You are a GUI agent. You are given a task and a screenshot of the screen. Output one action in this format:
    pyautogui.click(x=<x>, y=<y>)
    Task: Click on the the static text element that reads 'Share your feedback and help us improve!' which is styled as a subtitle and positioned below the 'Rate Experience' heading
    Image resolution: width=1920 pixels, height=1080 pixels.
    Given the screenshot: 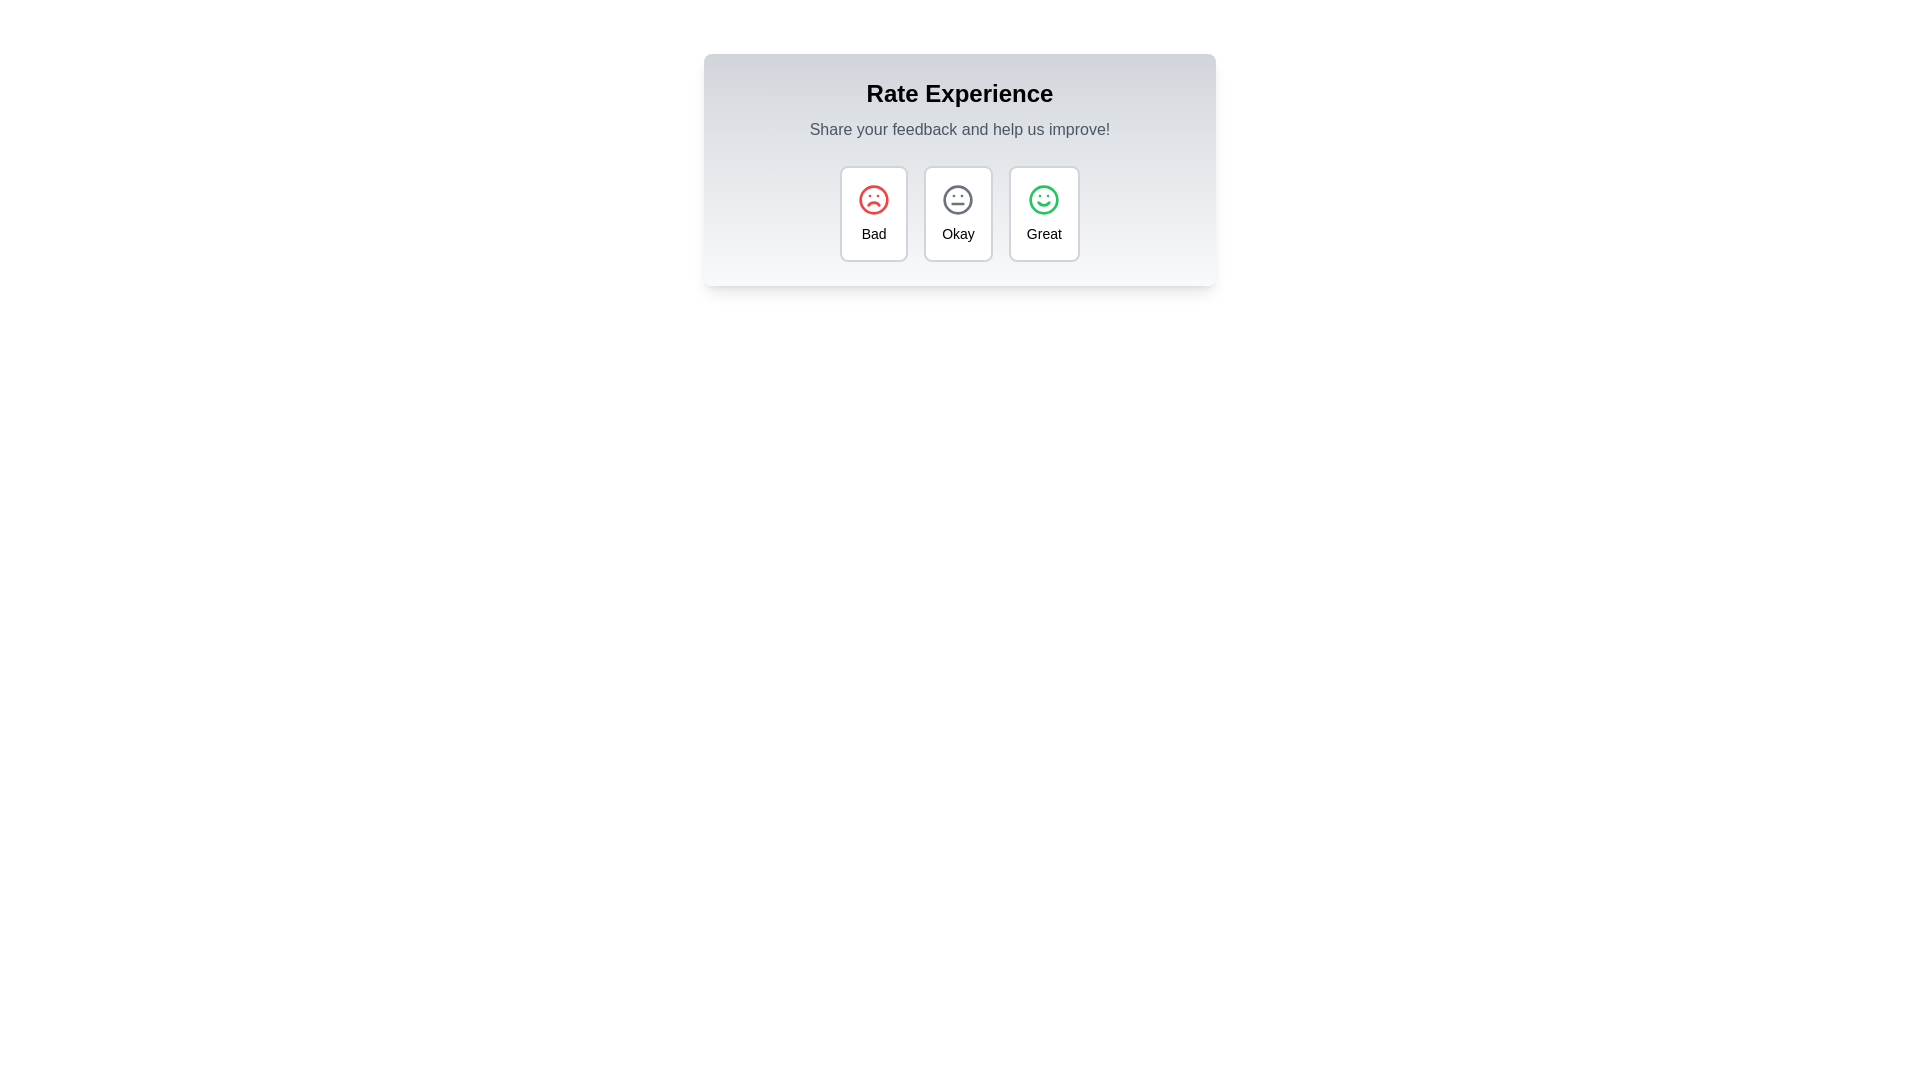 What is the action you would take?
    pyautogui.click(x=960, y=130)
    